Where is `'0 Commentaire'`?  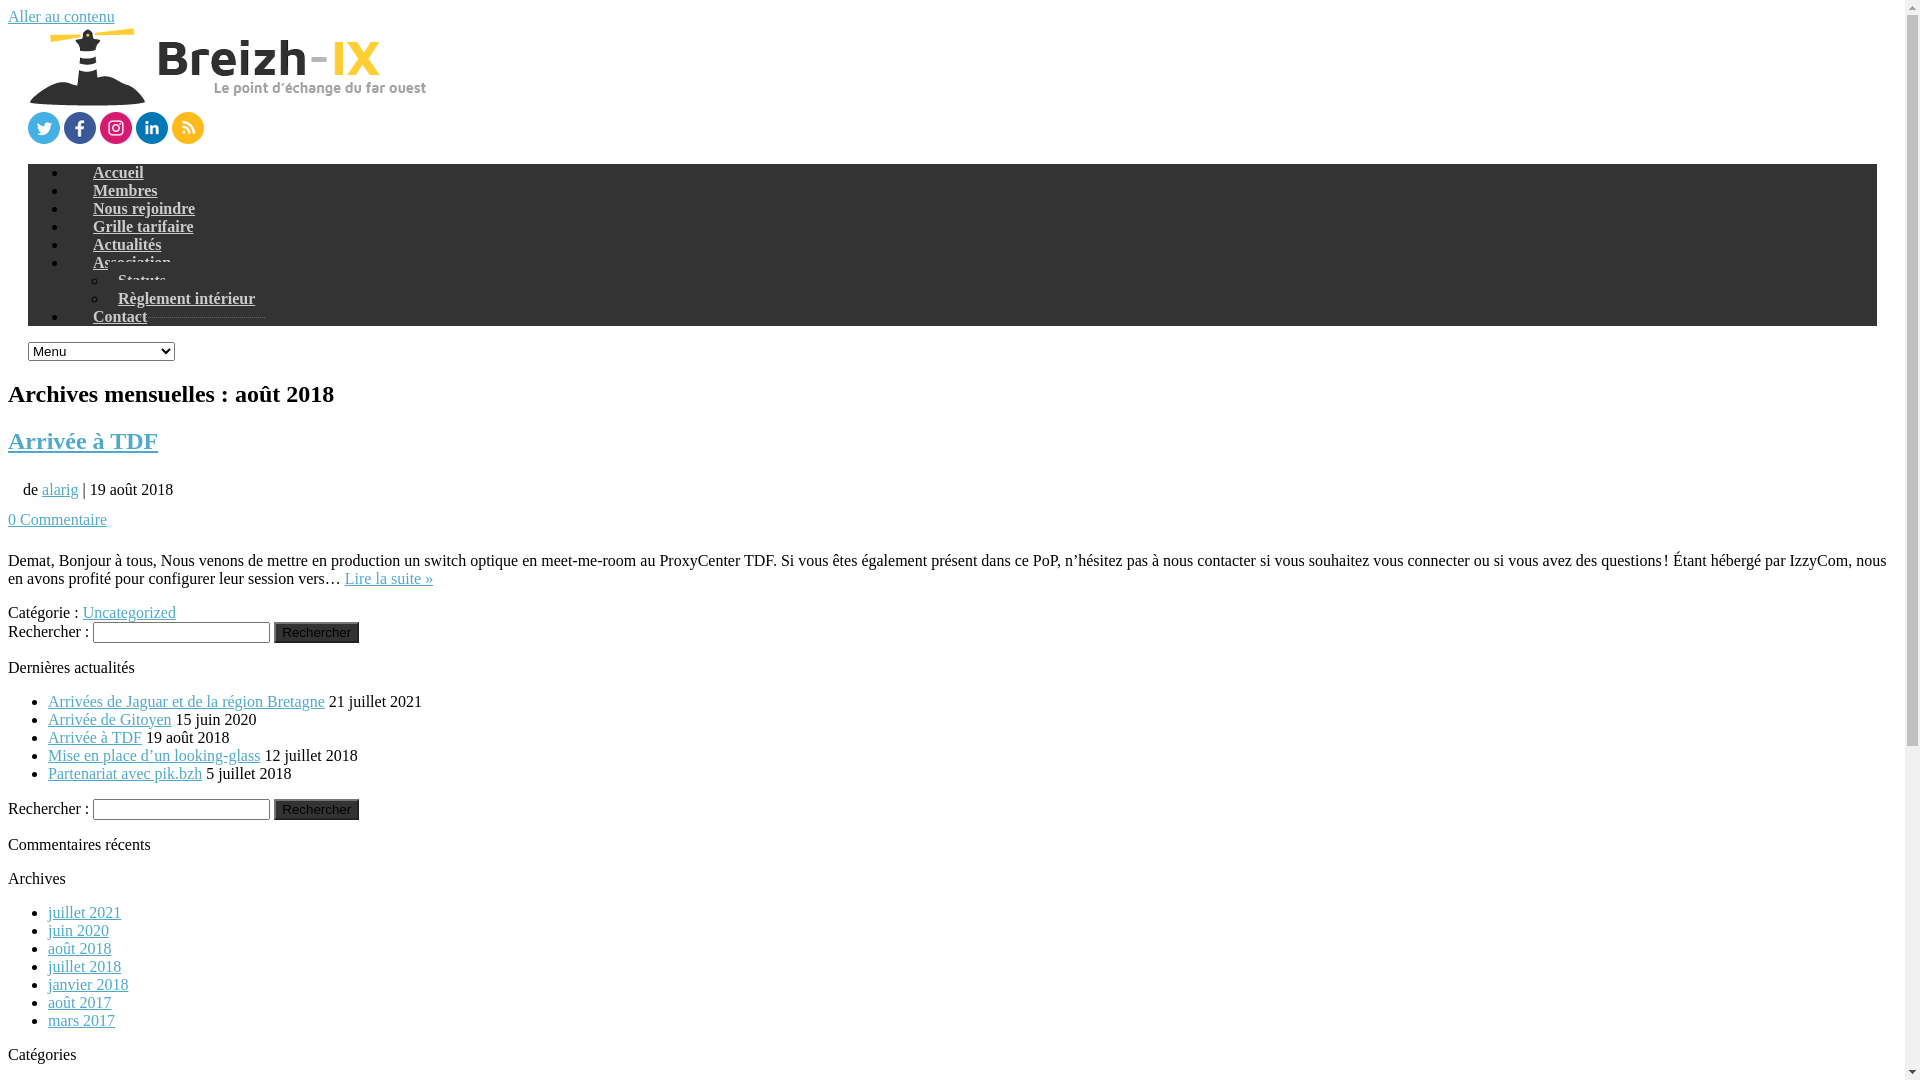 '0 Commentaire' is located at coordinates (57, 518).